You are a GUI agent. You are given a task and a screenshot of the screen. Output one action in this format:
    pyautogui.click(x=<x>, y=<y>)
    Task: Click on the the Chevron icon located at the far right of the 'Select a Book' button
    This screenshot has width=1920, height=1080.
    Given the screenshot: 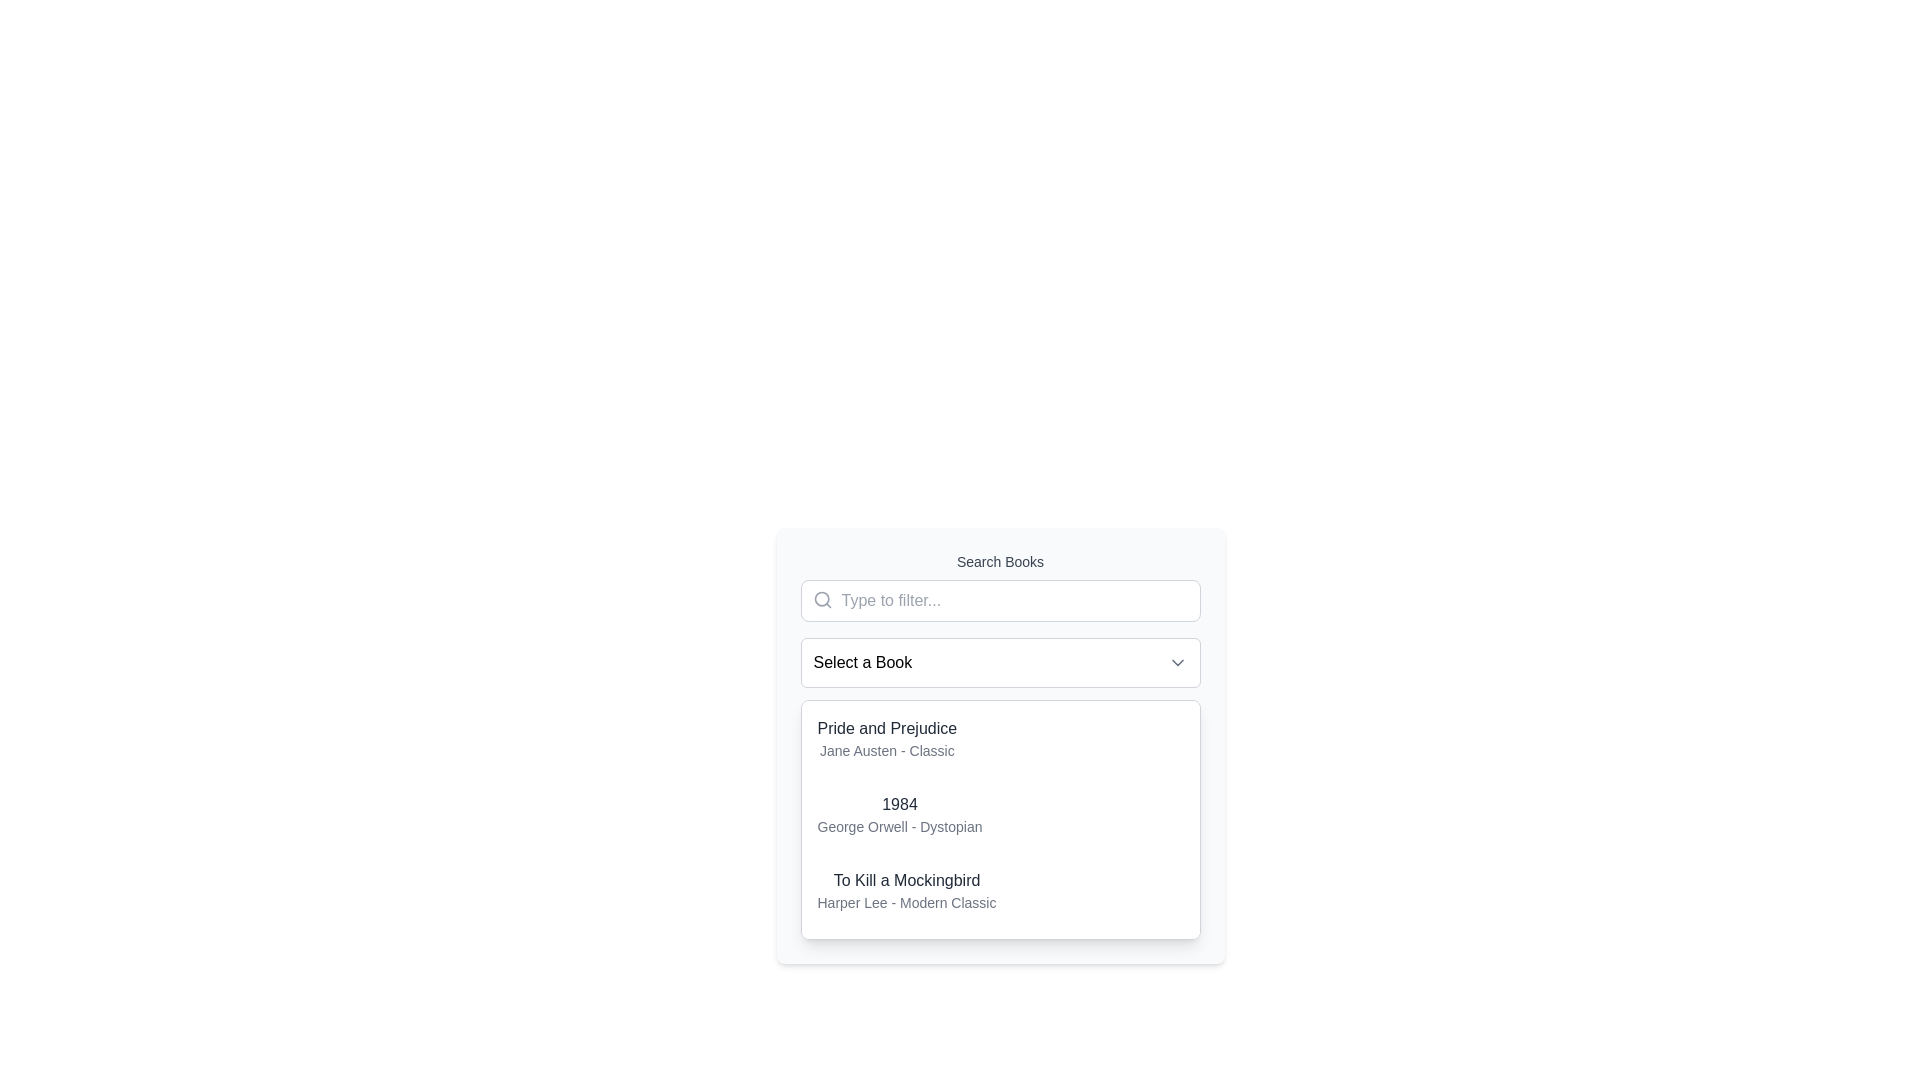 What is the action you would take?
    pyautogui.click(x=1177, y=663)
    